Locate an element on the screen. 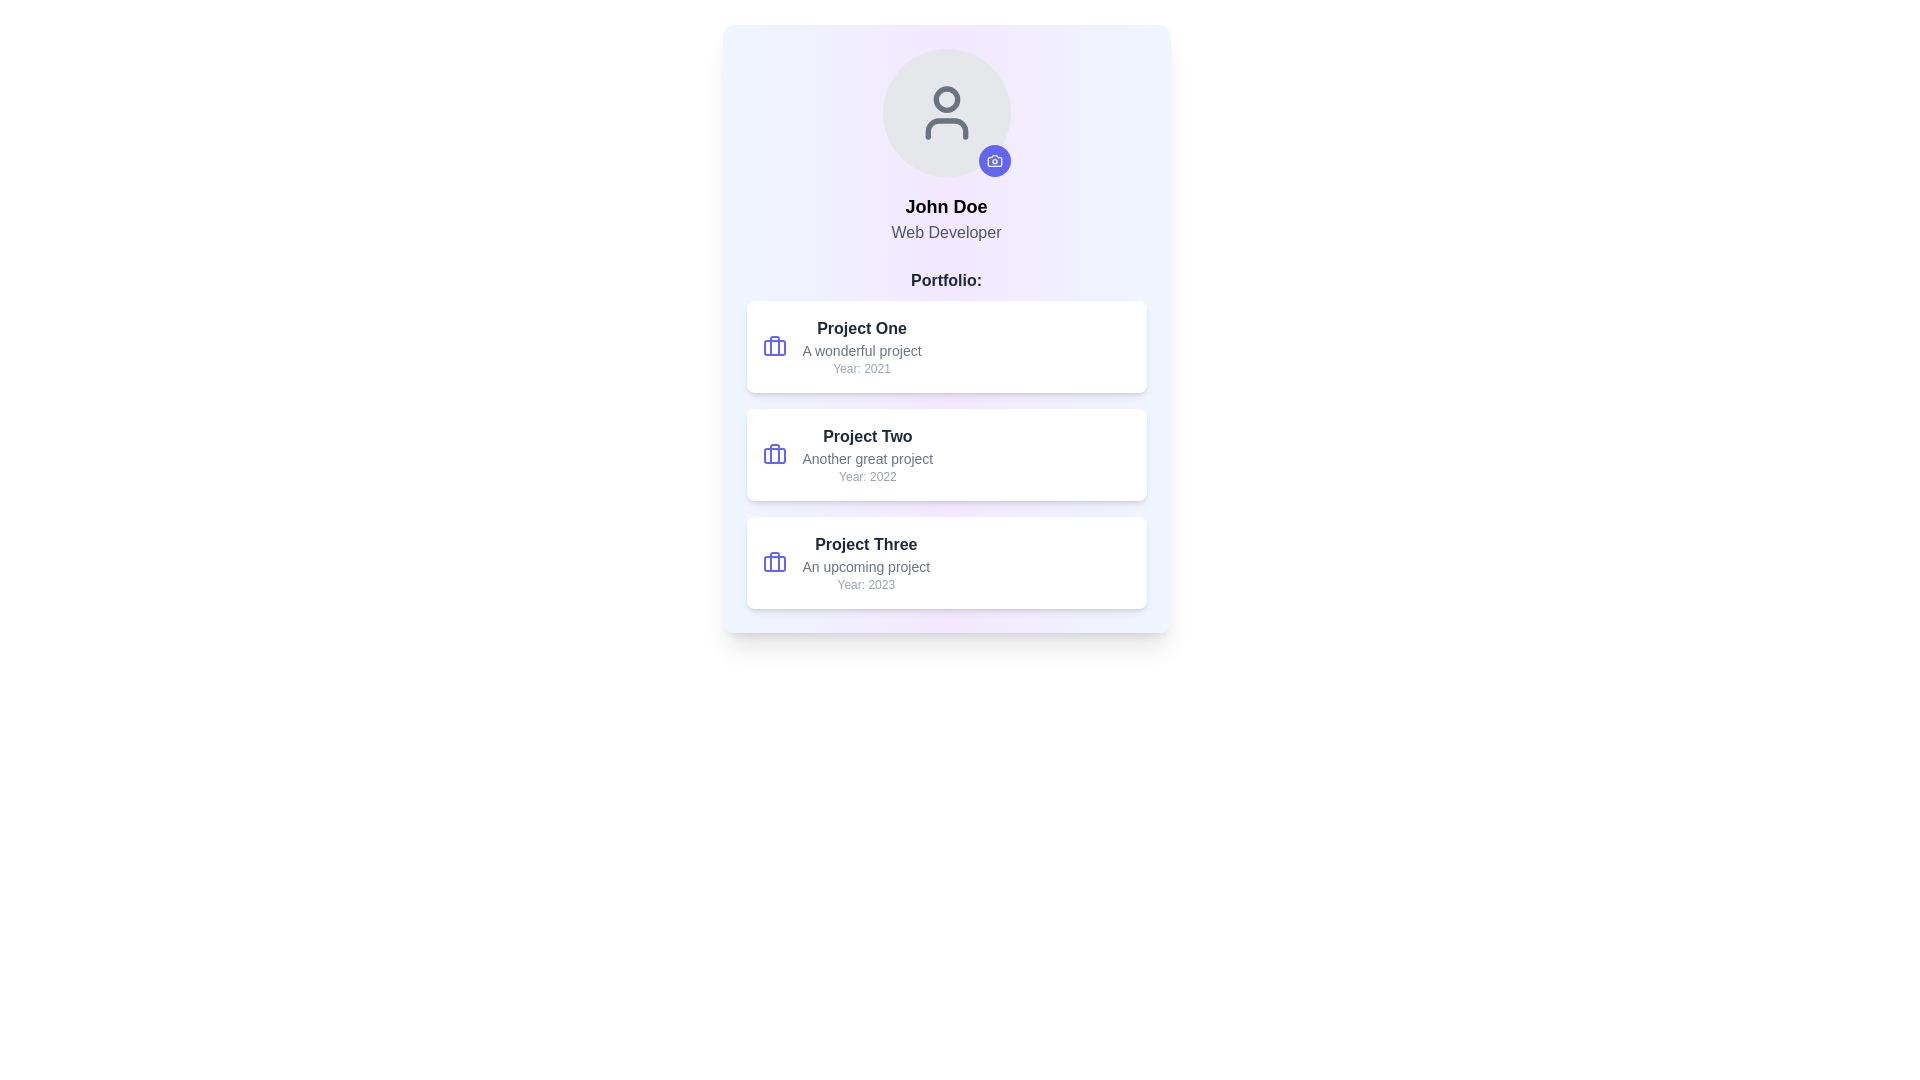  the camera icon located at the bottom-right segment of the circular avatar image within the profile card is located at coordinates (994, 160).